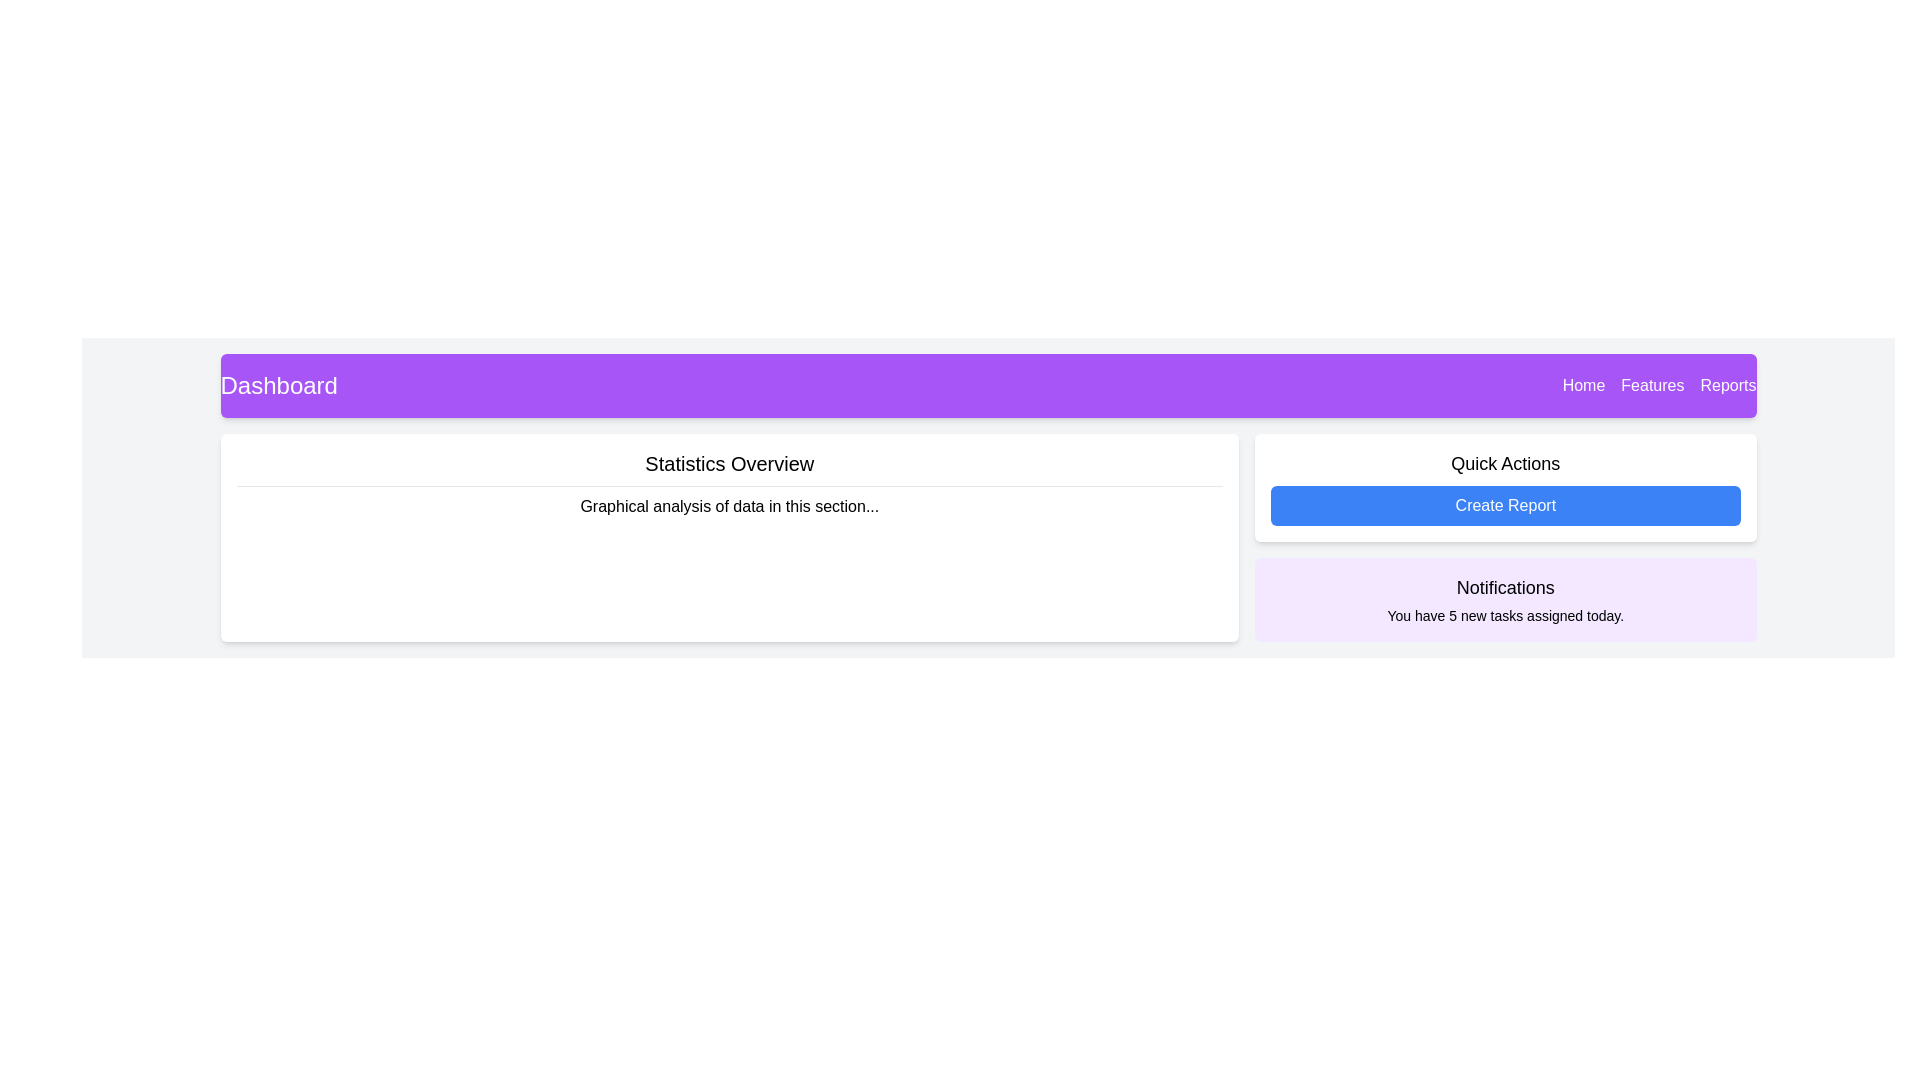 The height and width of the screenshot is (1080, 1920). What do you see at coordinates (728, 505) in the screenshot?
I see `the text label containing 'Graphical analysis of data in this section...' located under the heading in the 'Statistics Overview' section` at bounding box center [728, 505].